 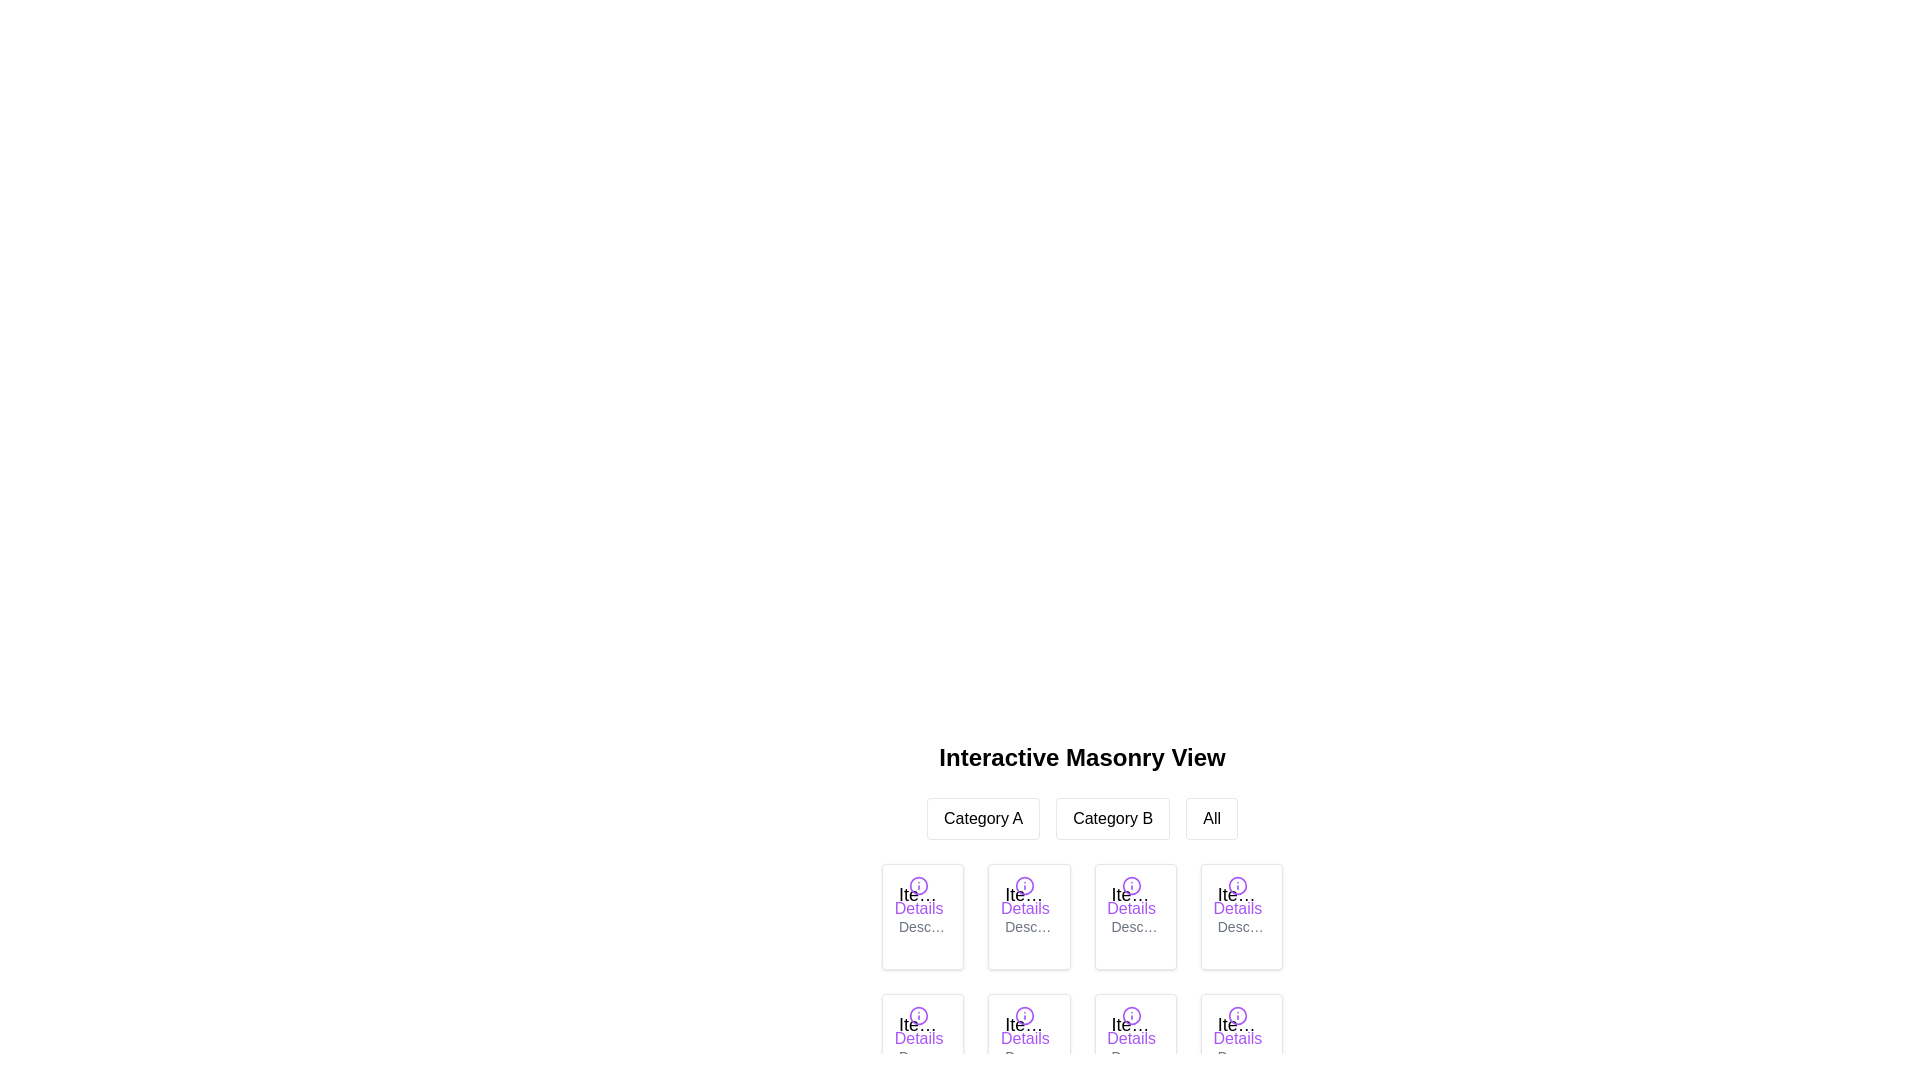 I want to click on the small circular purple icon containing an 'i' symbol, located at the top right corner of the 'Details' button in the second row, third column of the interactive masonry grid layout, so click(x=1131, y=1015).